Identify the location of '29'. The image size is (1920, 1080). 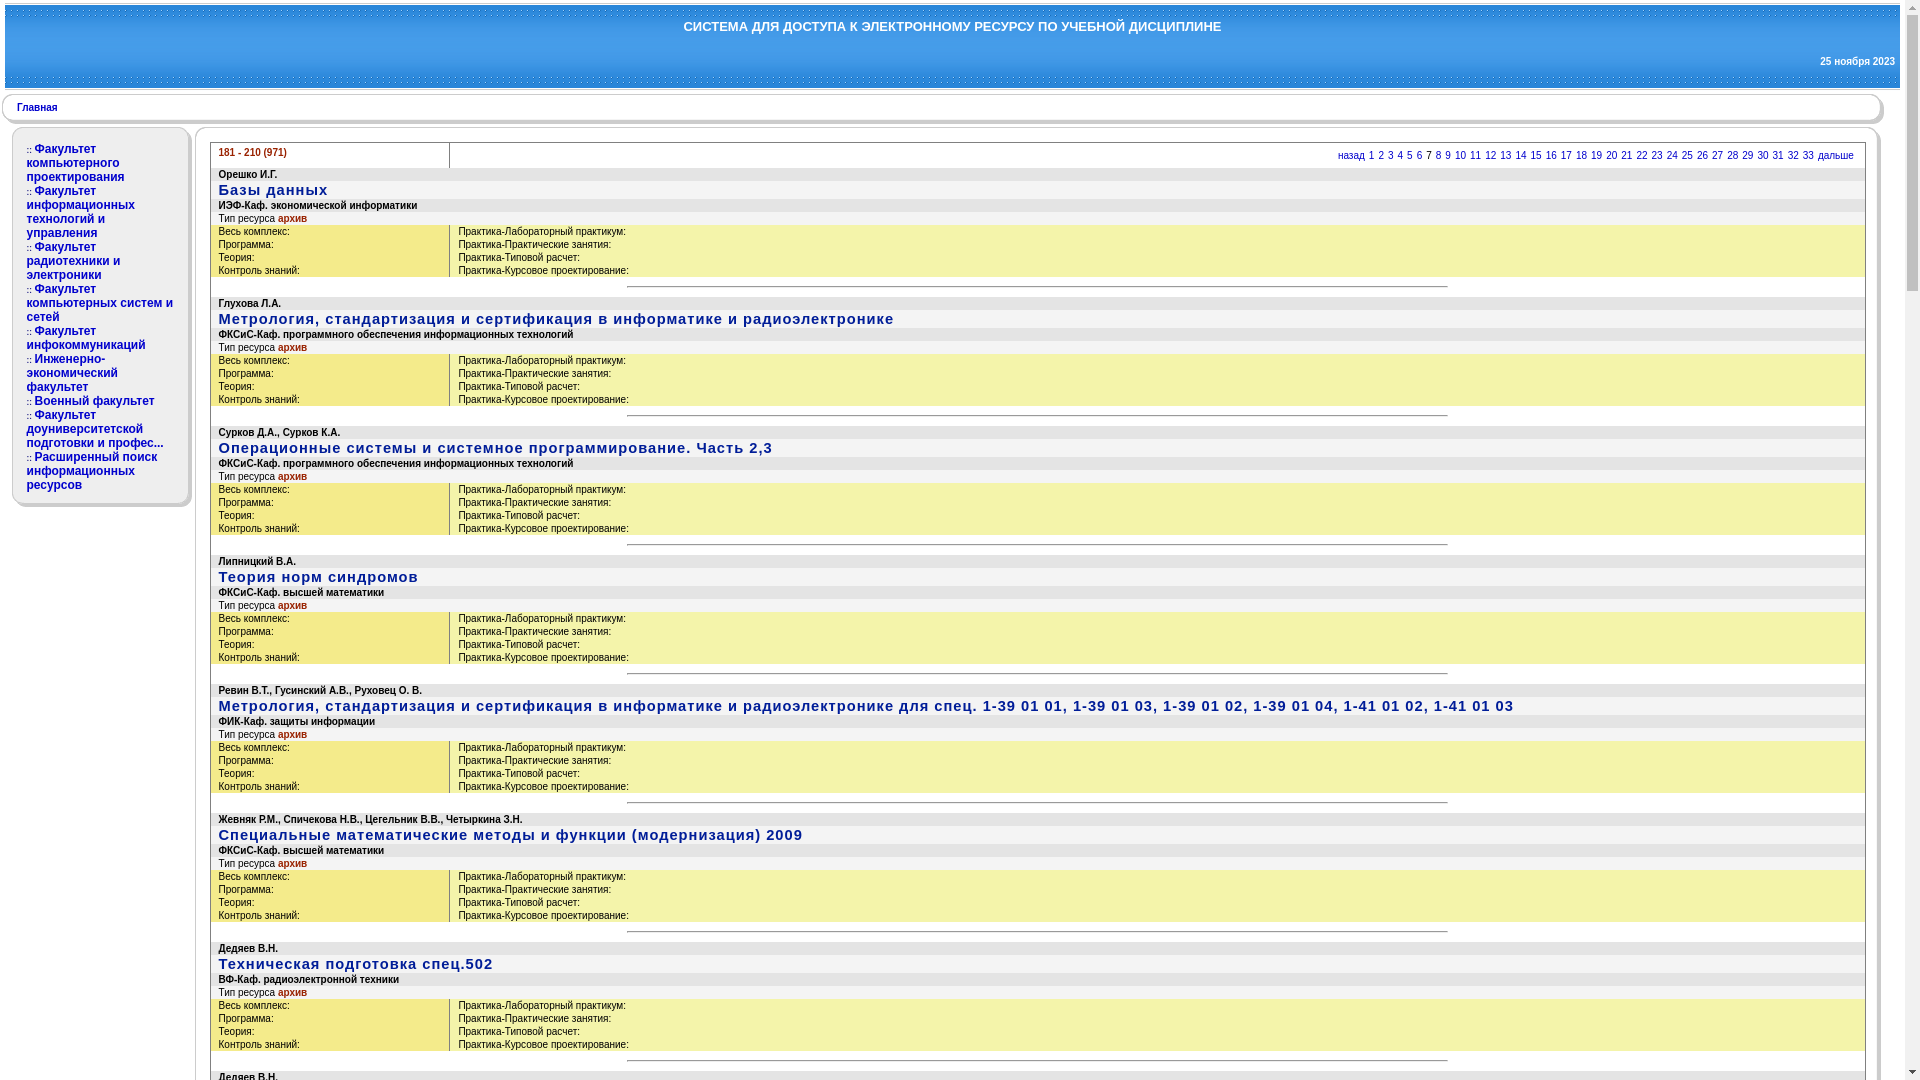
(1746, 154).